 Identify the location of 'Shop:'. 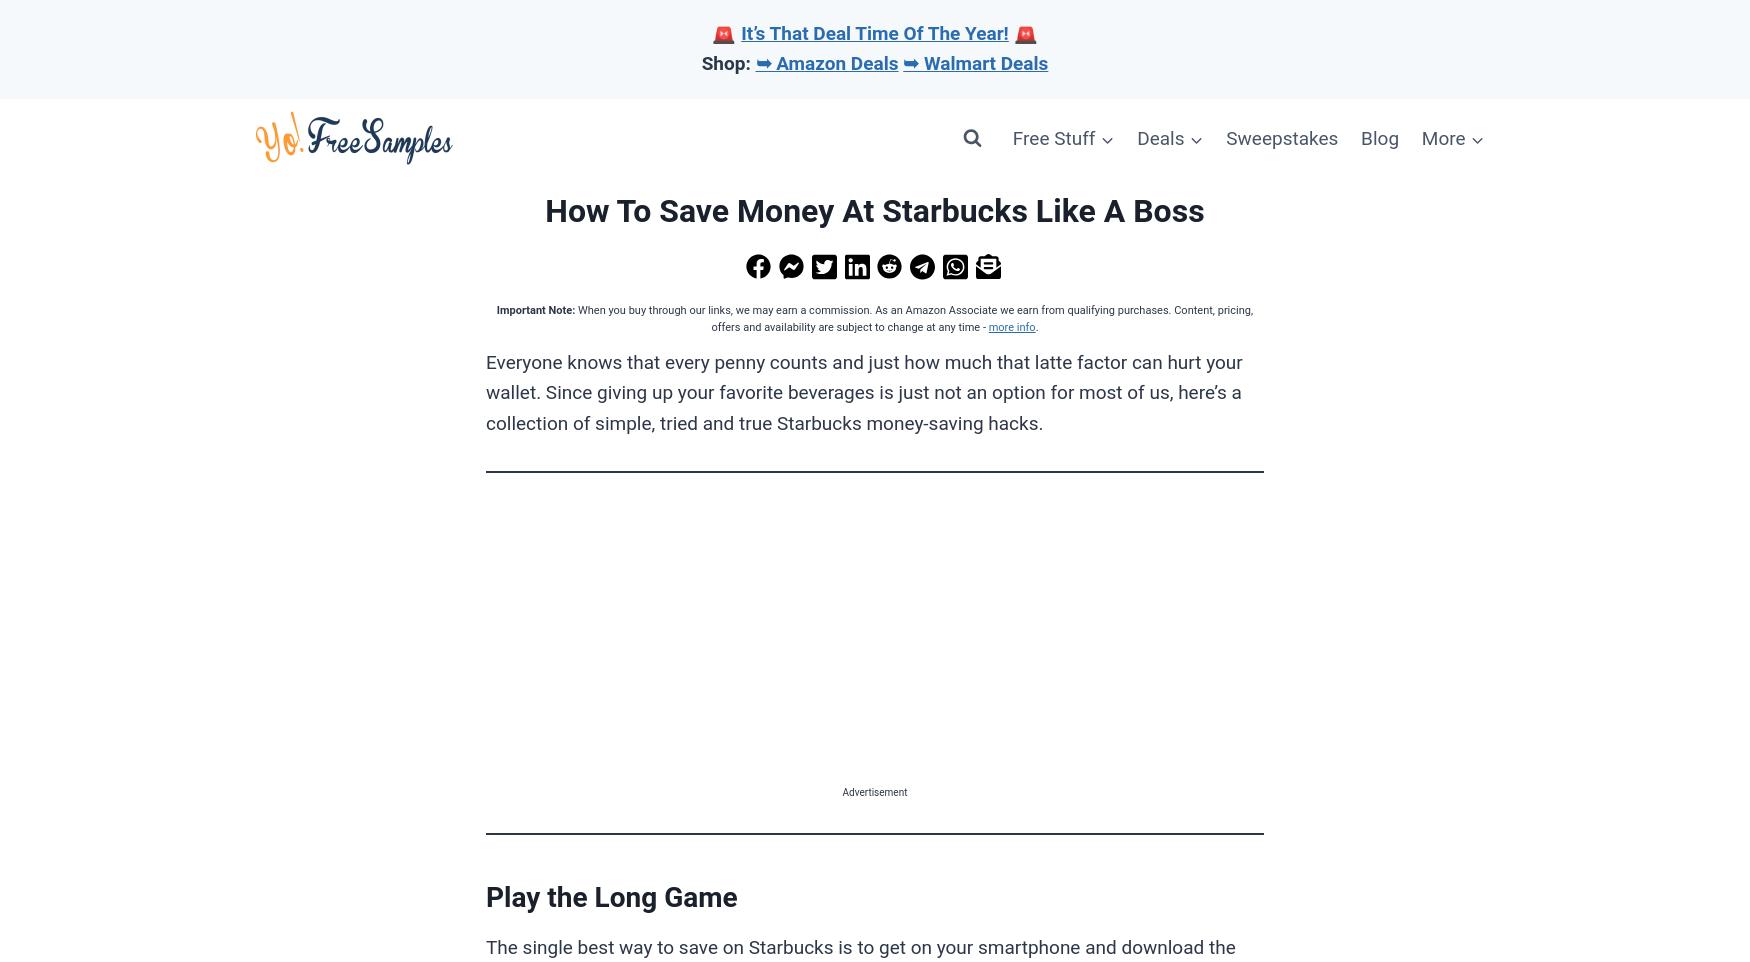
(701, 63).